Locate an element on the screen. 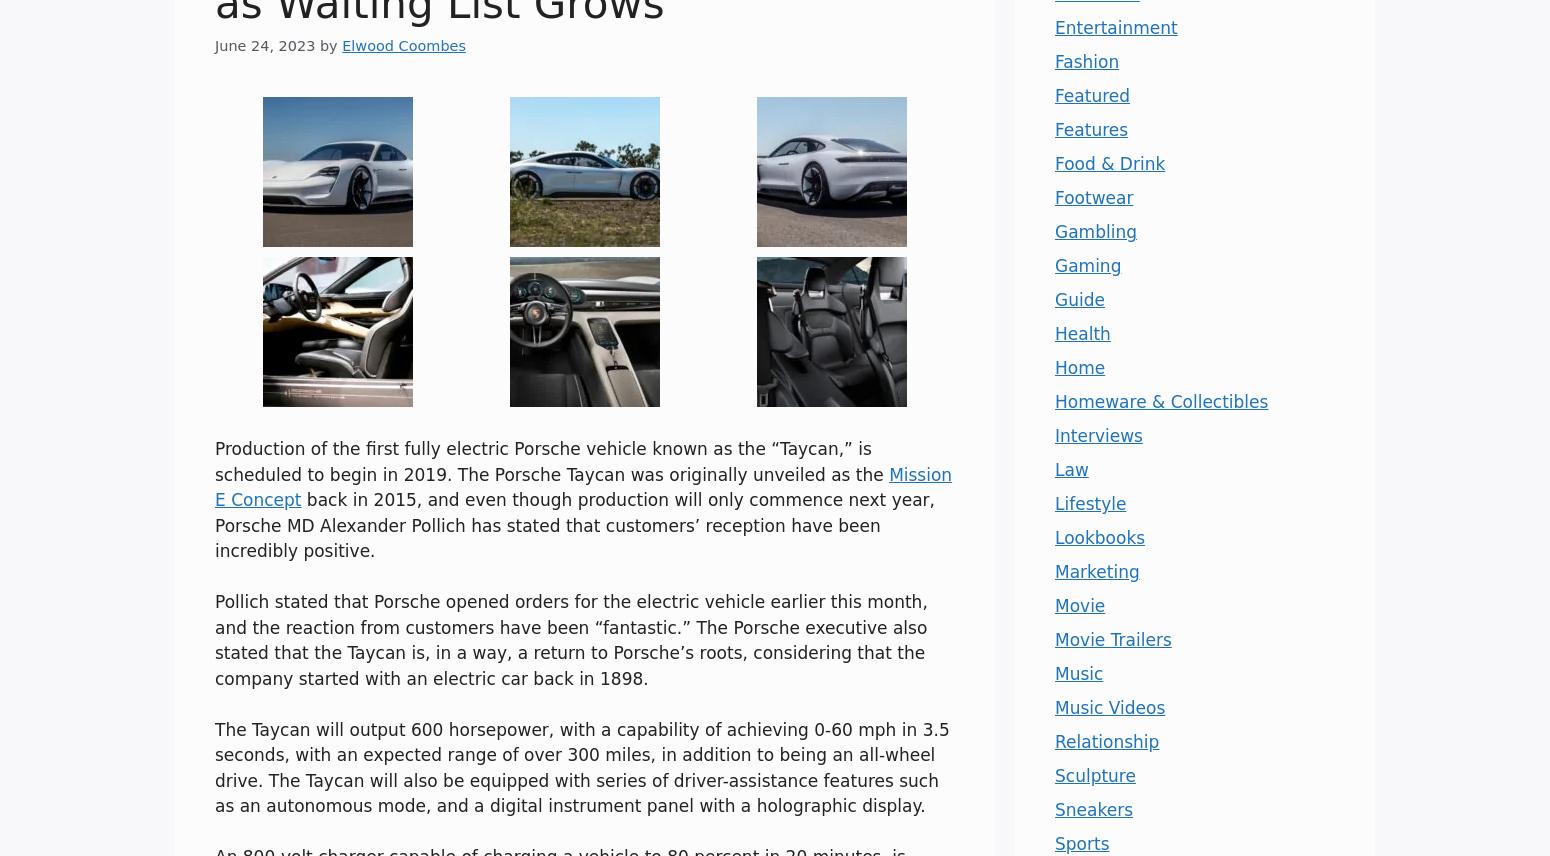 Image resolution: width=1550 pixels, height=856 pixels. 'Music' is located at coordinates (1078, 674).